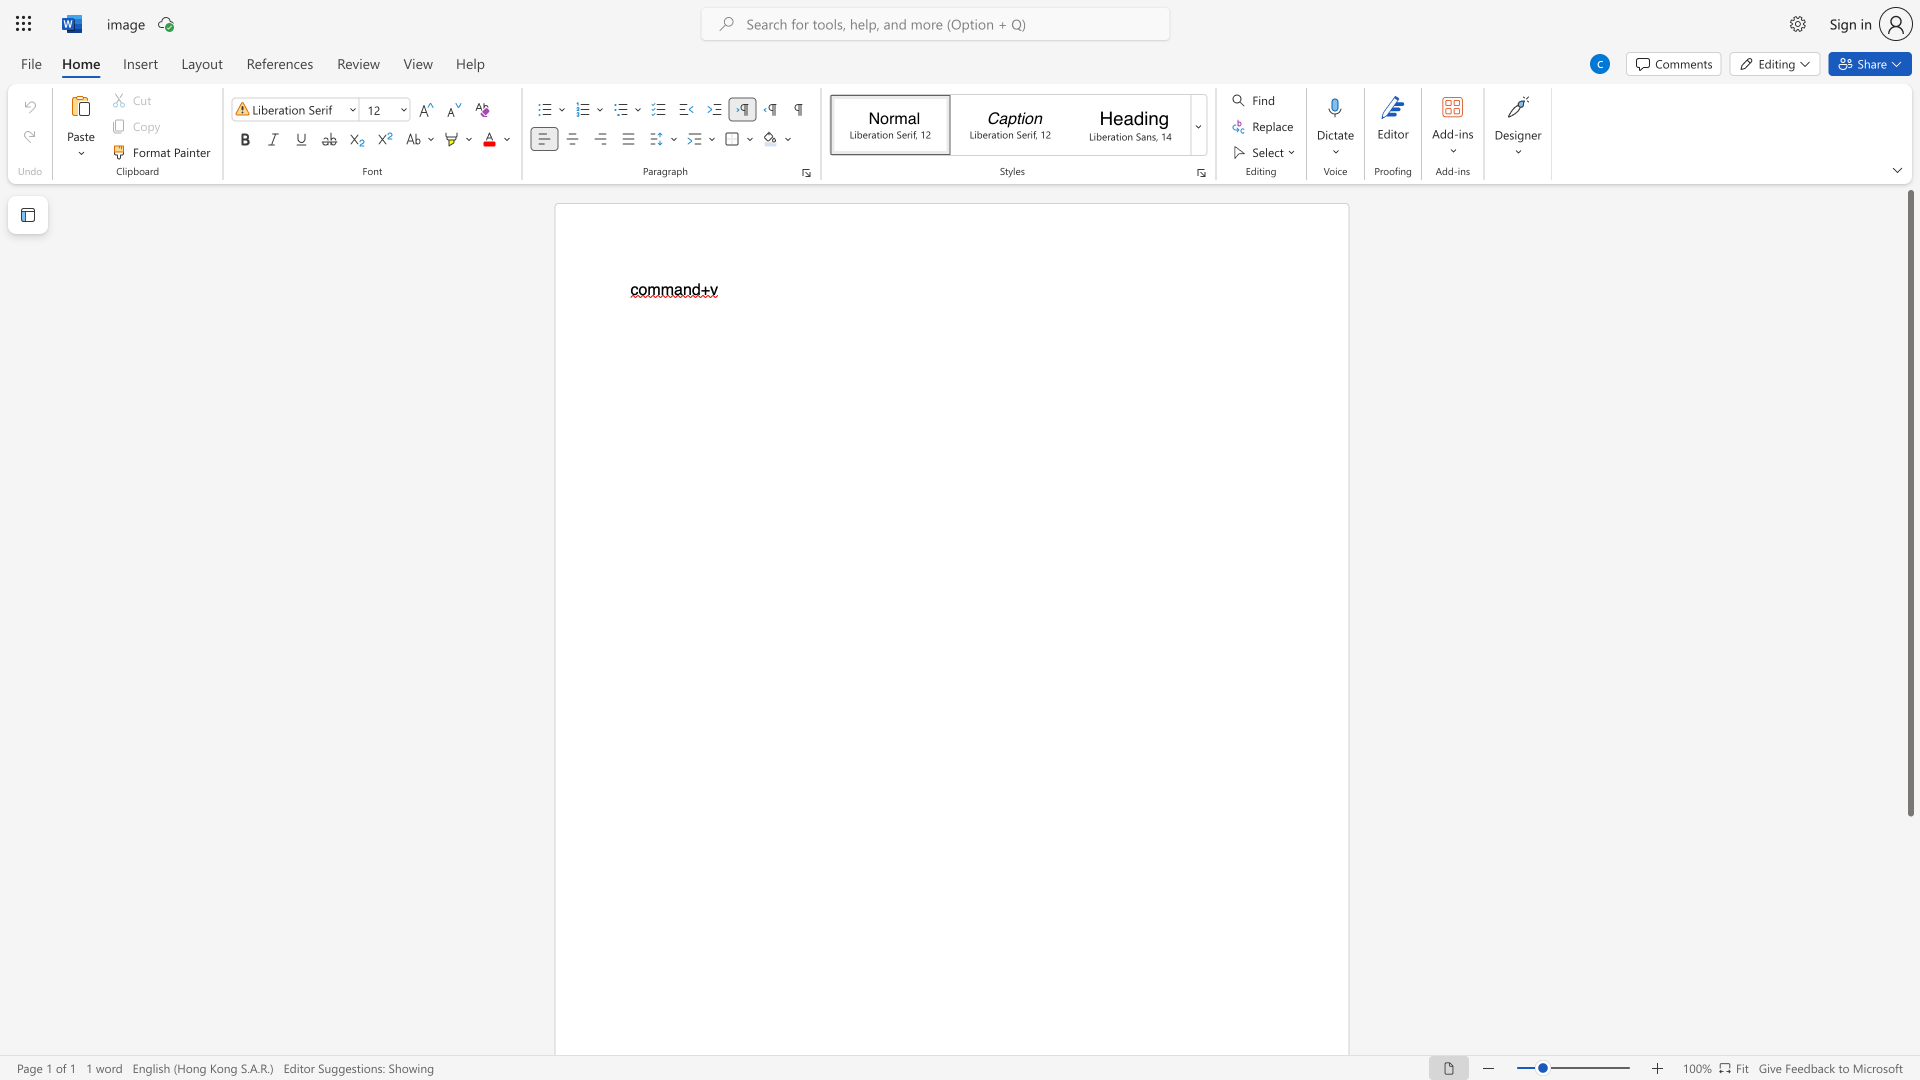  I want to click on the scrollbar to slide the page down, so click(1909, 968).